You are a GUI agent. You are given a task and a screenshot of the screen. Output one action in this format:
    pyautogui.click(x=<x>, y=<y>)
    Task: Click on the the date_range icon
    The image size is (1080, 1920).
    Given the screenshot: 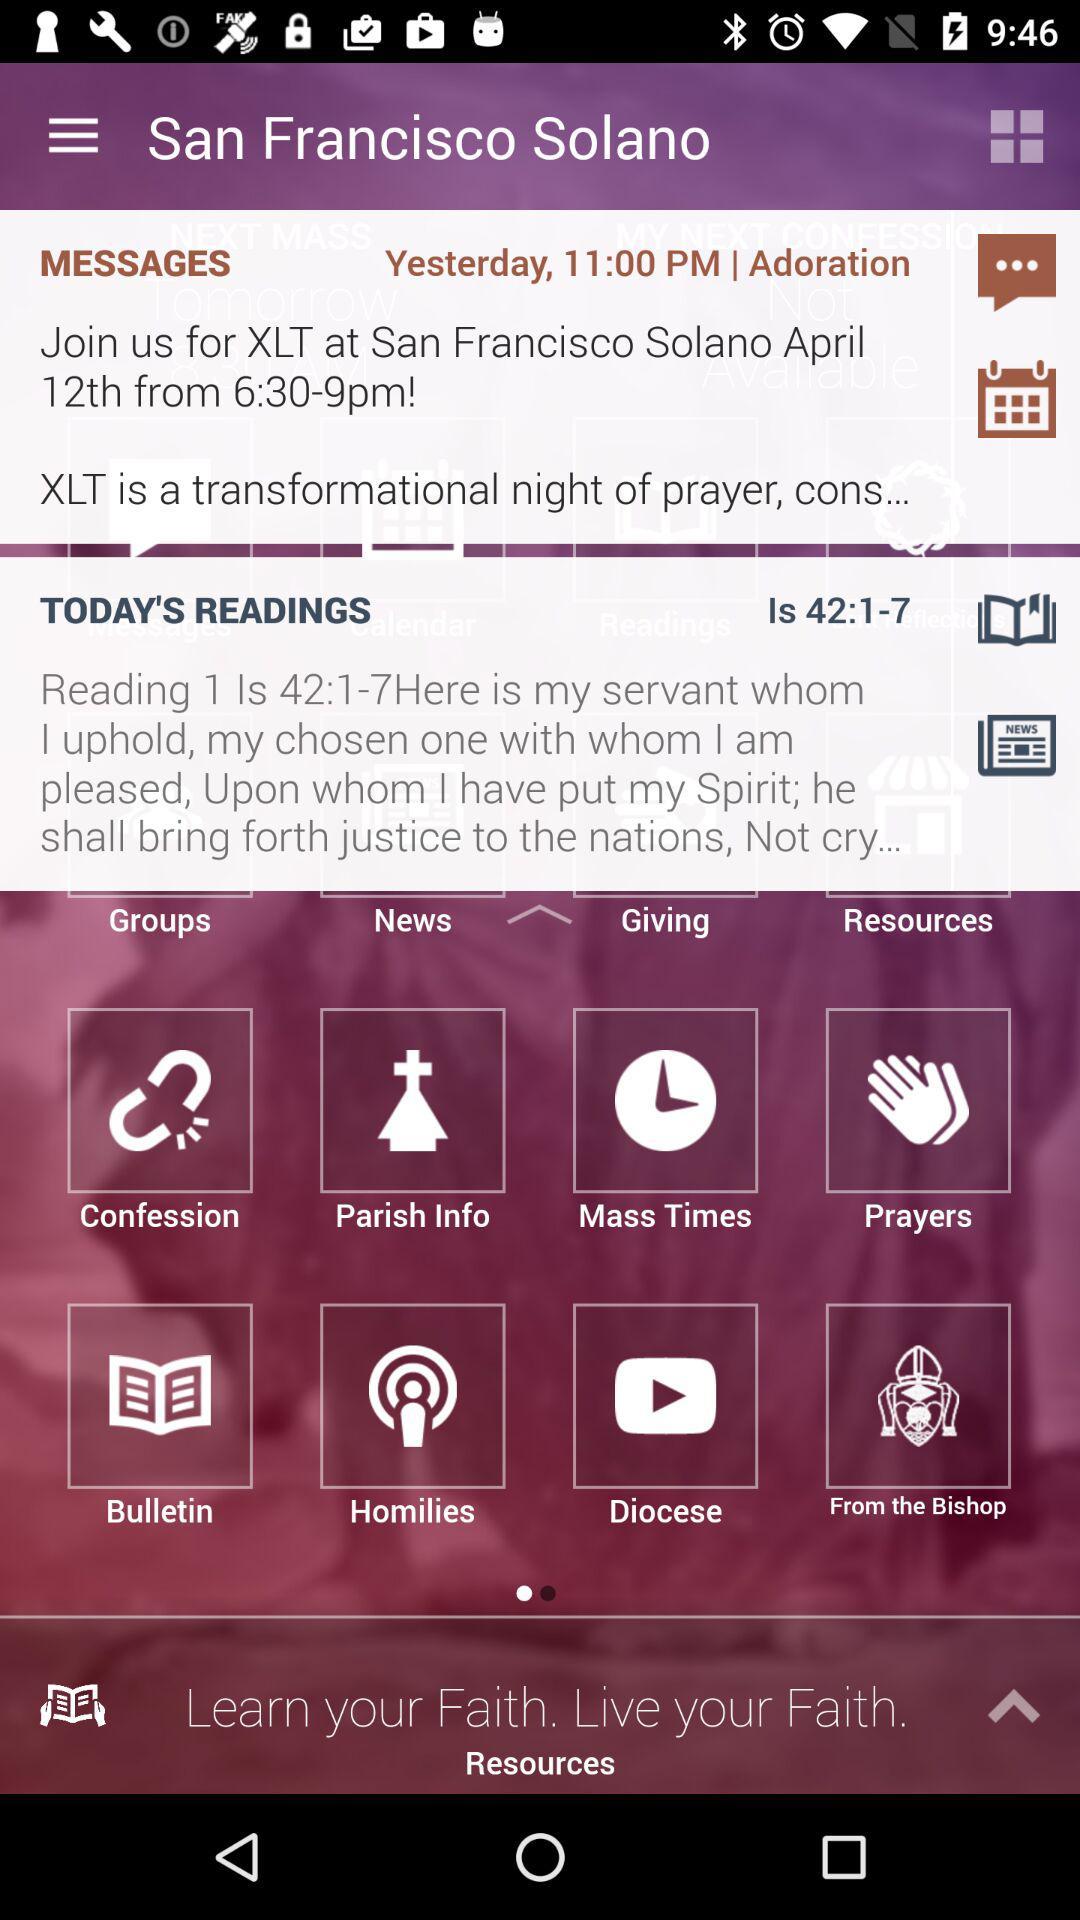 What is the action you would take?
    pyautogui.click(x=1017, y=398)
    